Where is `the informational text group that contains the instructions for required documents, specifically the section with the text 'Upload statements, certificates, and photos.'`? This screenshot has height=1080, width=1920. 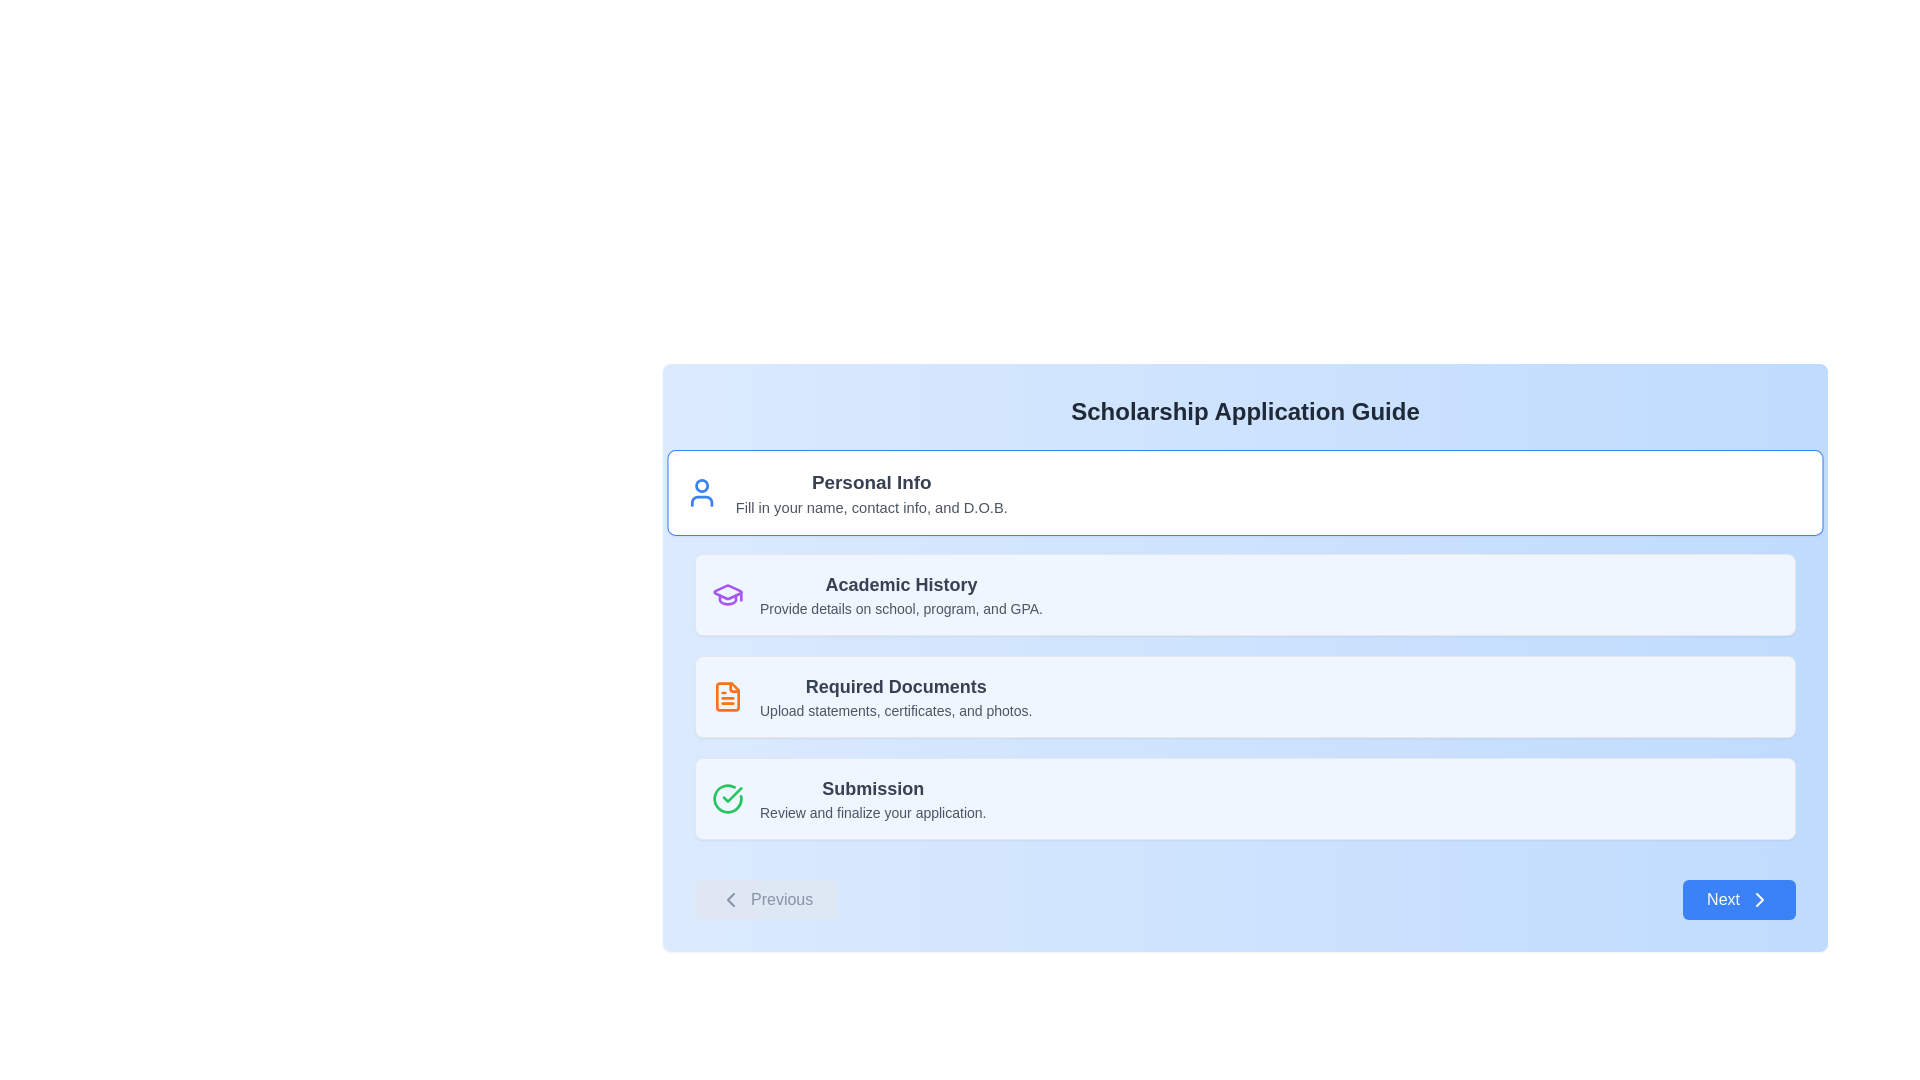
the informational text group that contains the instructions for required documents, specifically the section with the text 'Upload statements, certificates, and photos.' is located at coordinates (895, 696).